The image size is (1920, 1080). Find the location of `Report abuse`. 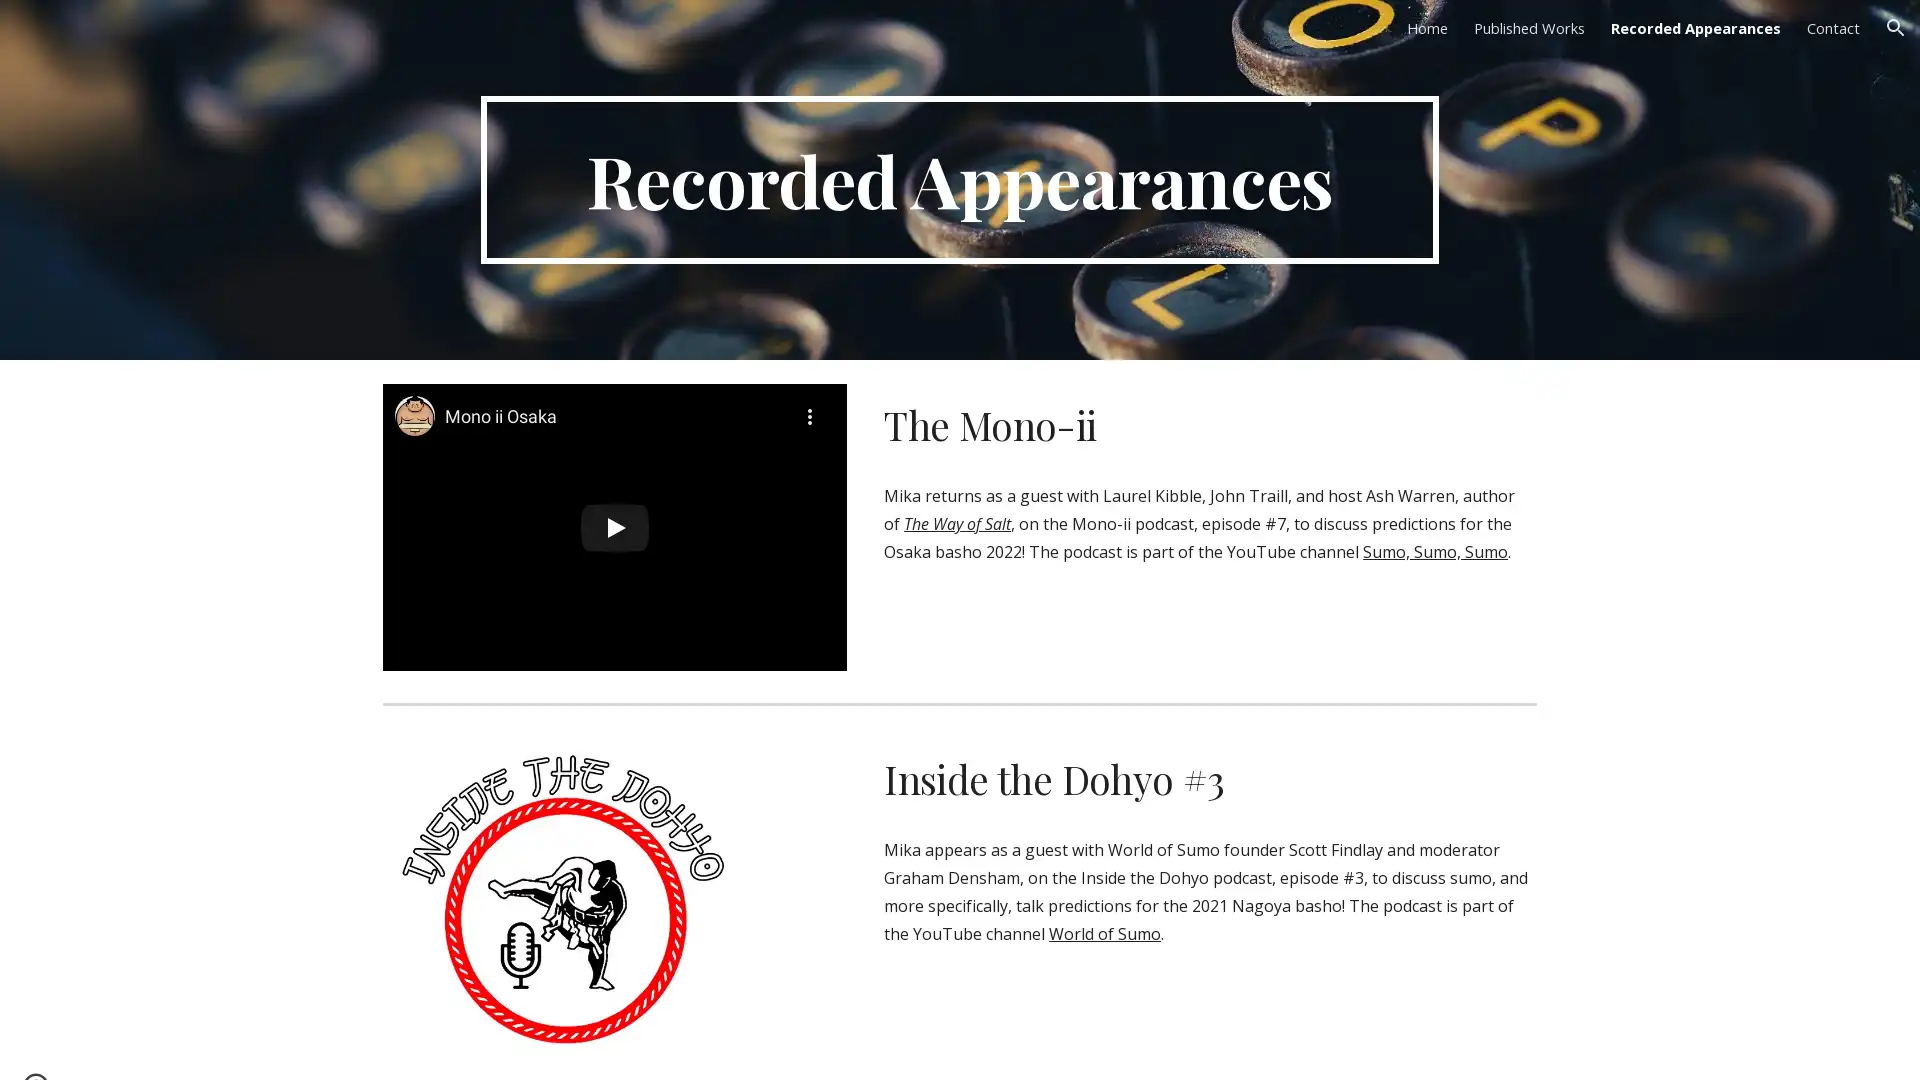

Report abuse is located at coordinates (183, 1044).